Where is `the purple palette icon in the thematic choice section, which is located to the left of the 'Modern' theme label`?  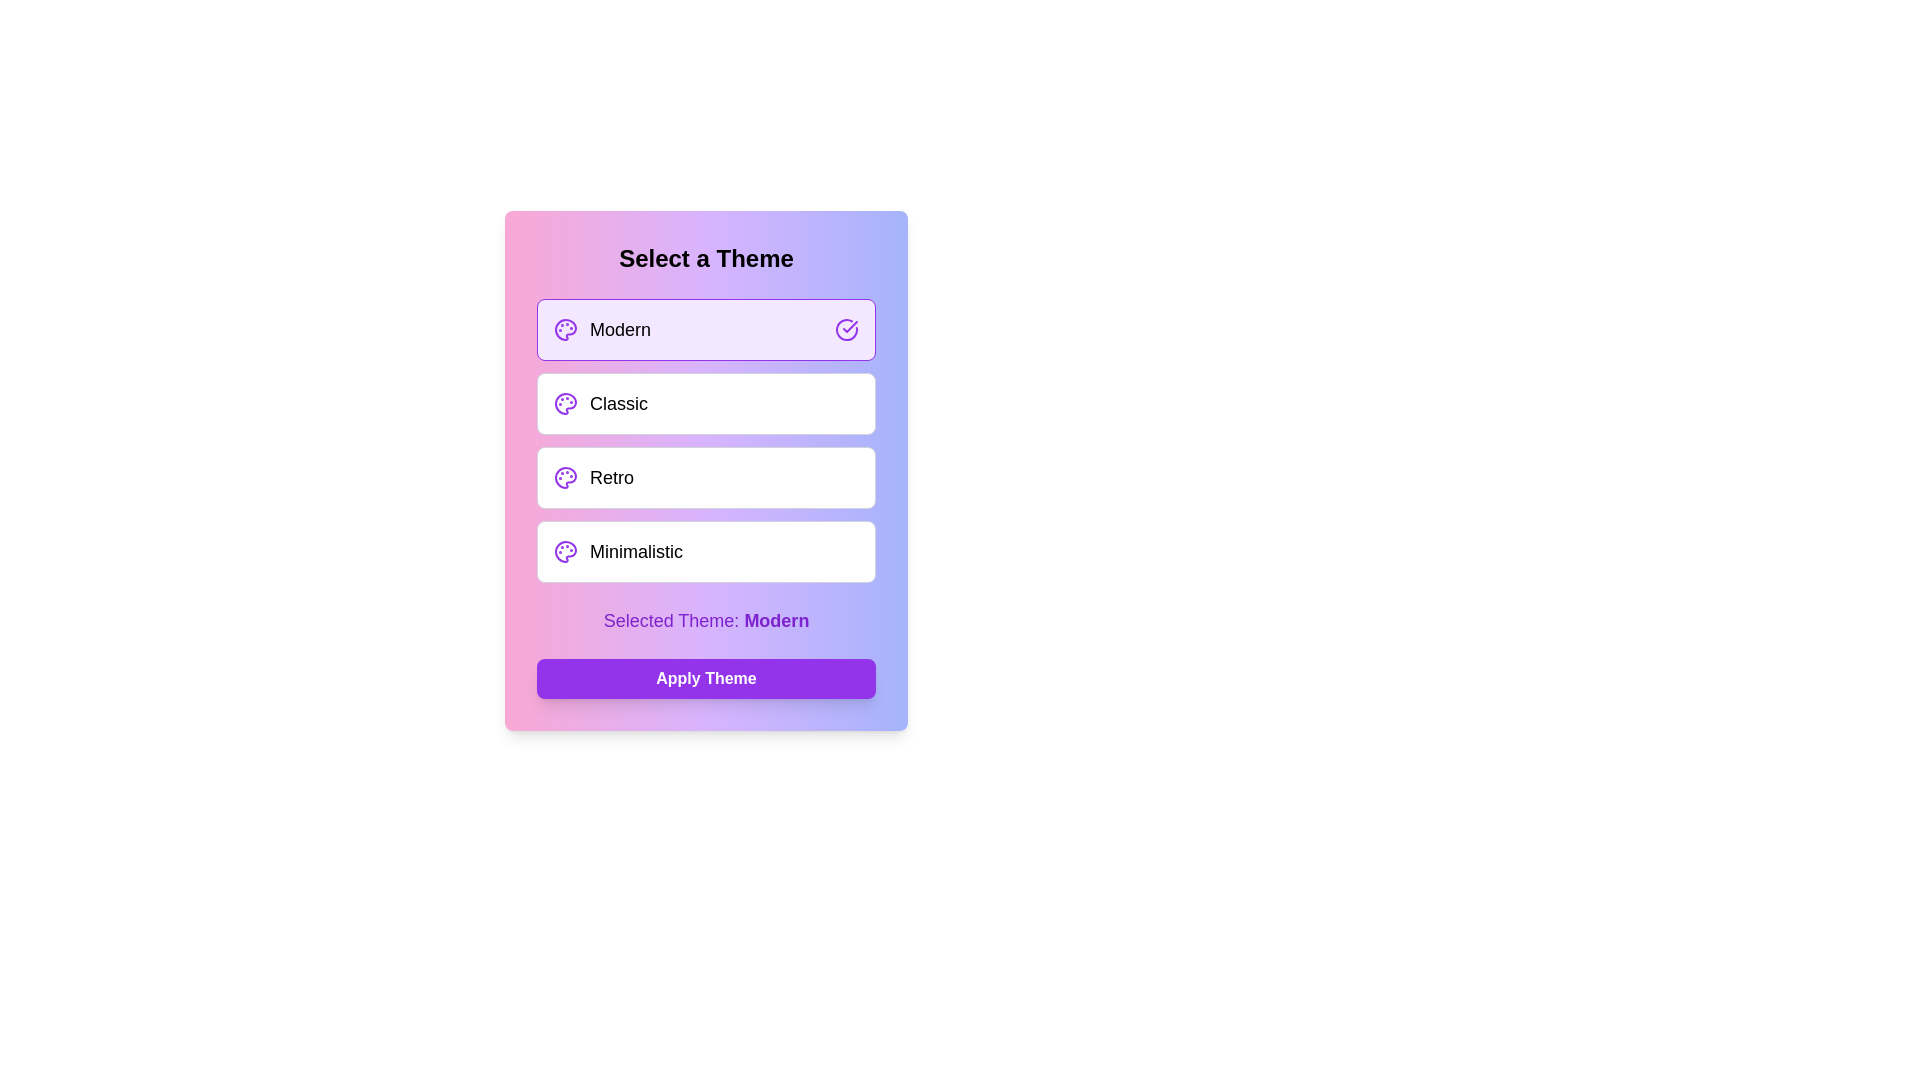 the purple palette icon in the thematic choice section, which is located to the left of the 'Modern' theme label is located at coordinates (565, 329).